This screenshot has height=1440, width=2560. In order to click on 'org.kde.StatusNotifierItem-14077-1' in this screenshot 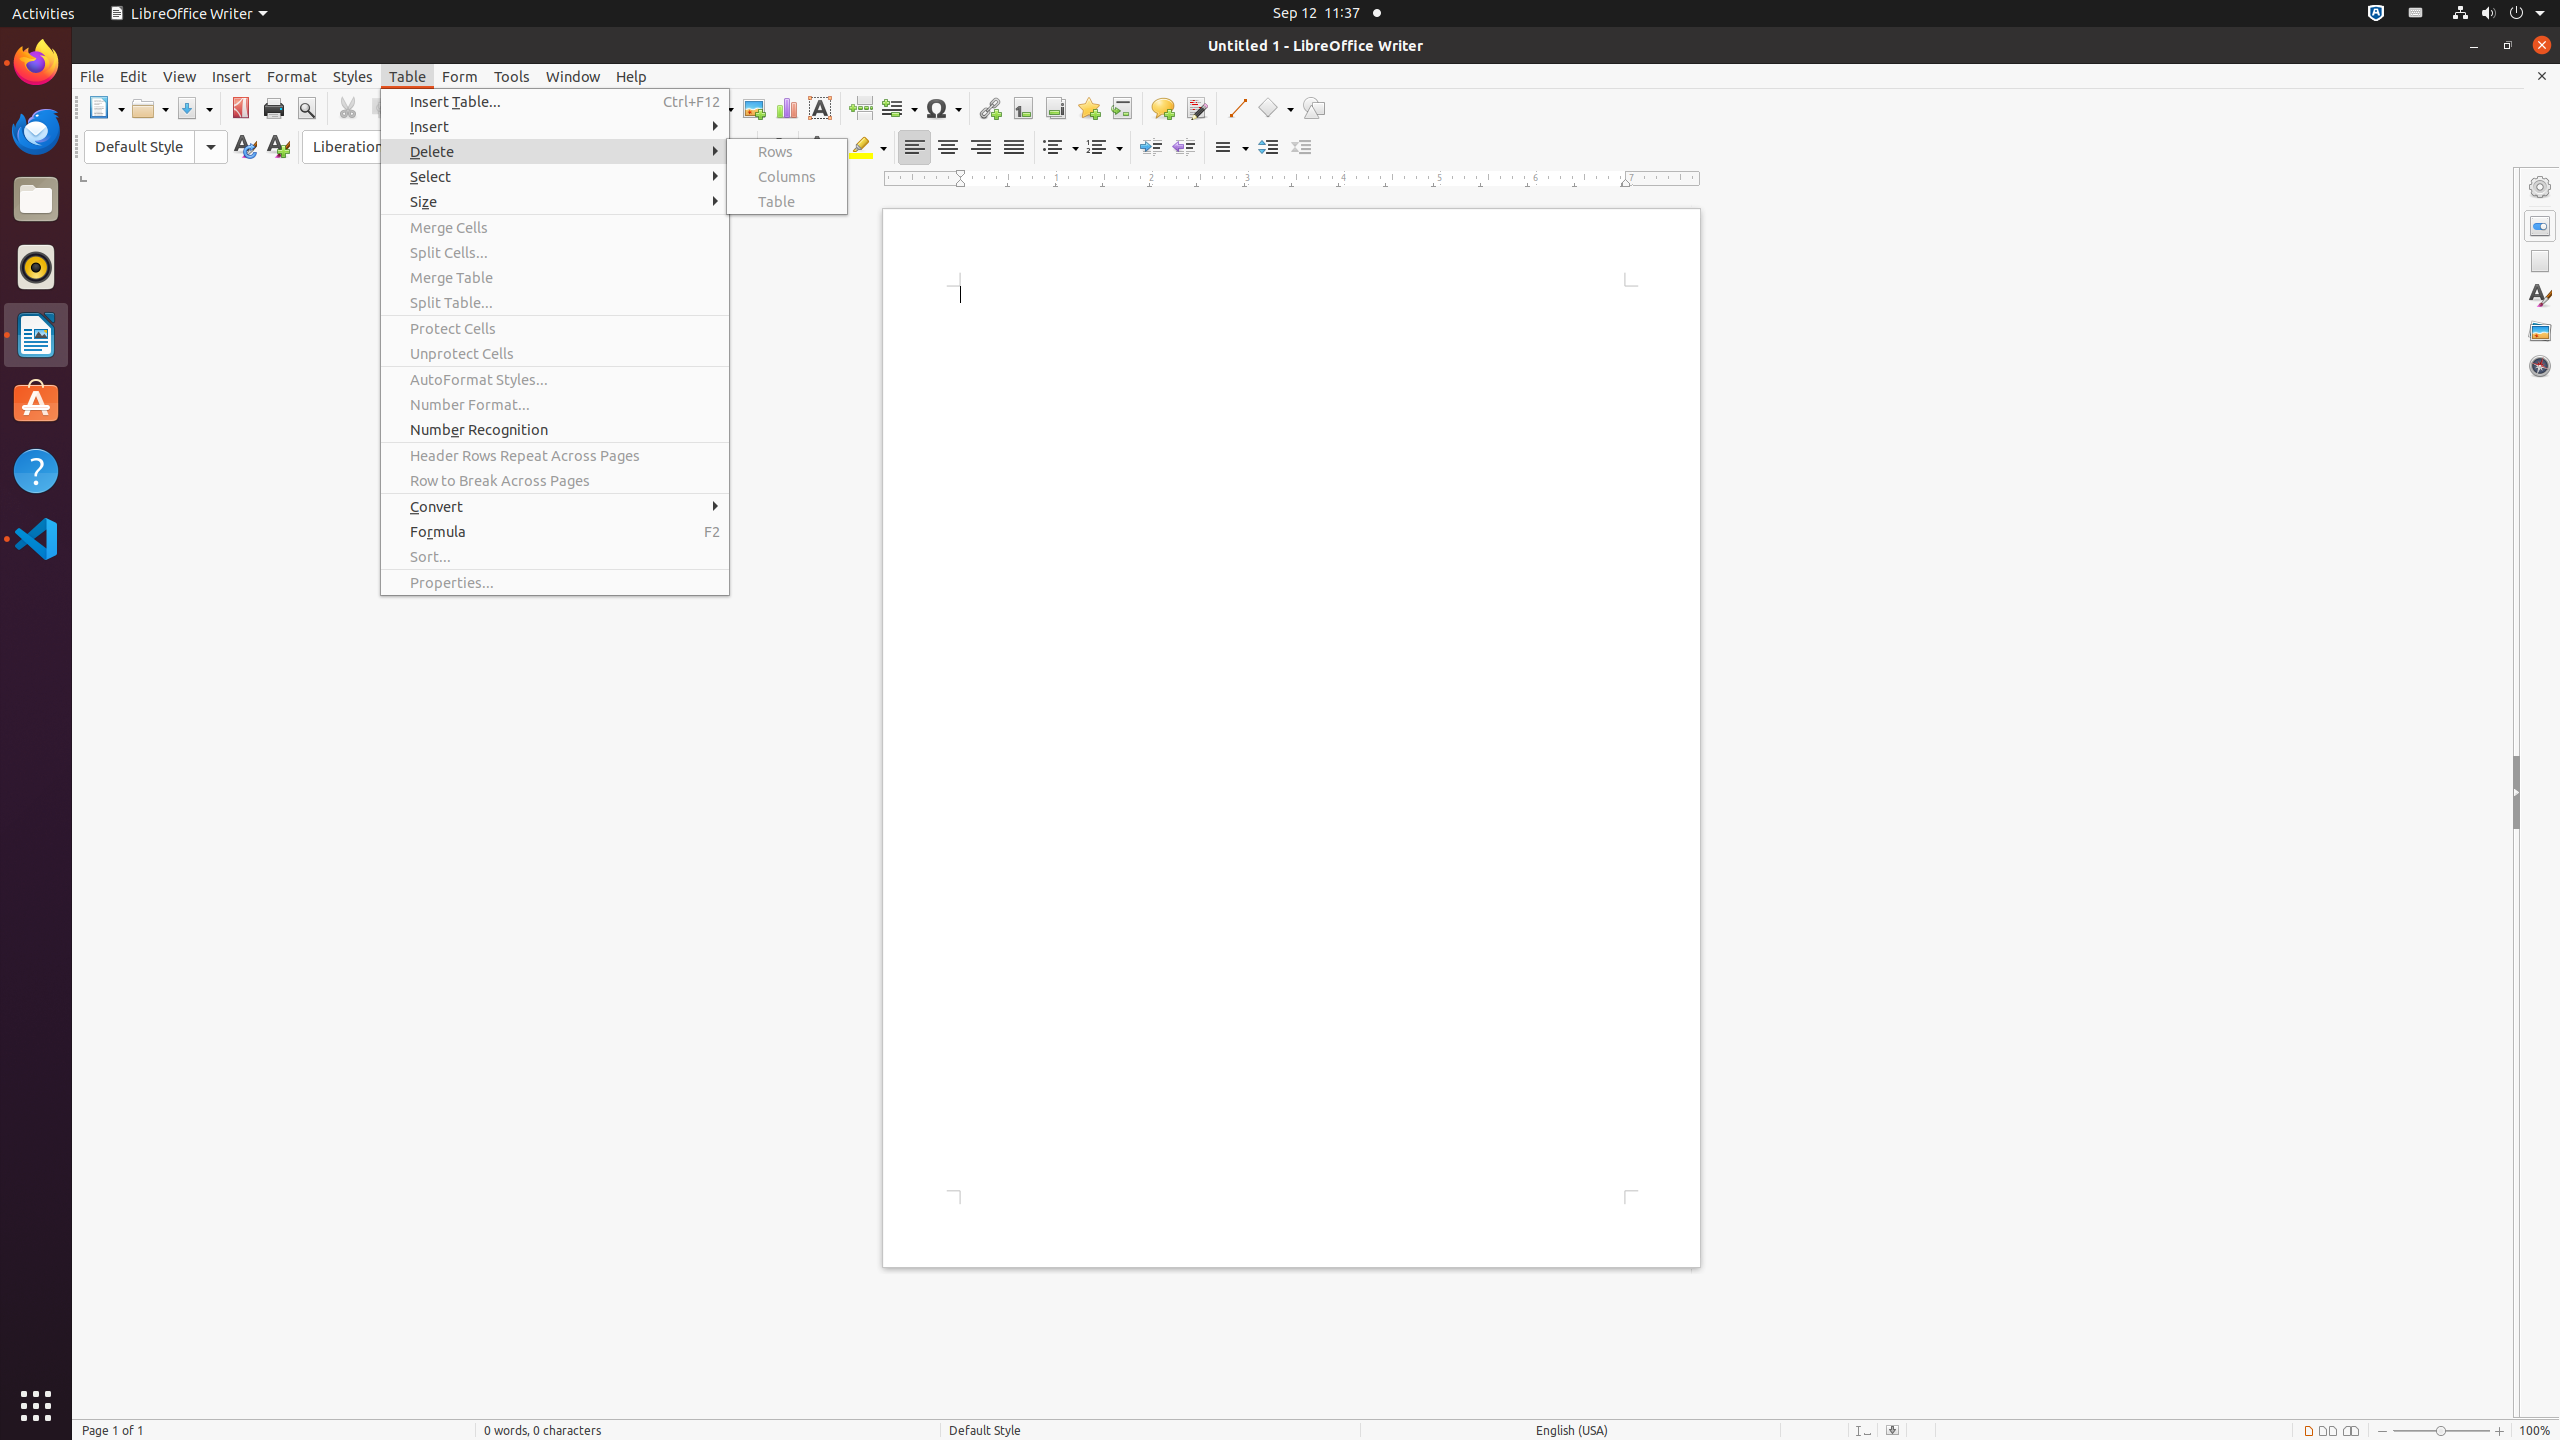, I will do `click(2414, 12)`.